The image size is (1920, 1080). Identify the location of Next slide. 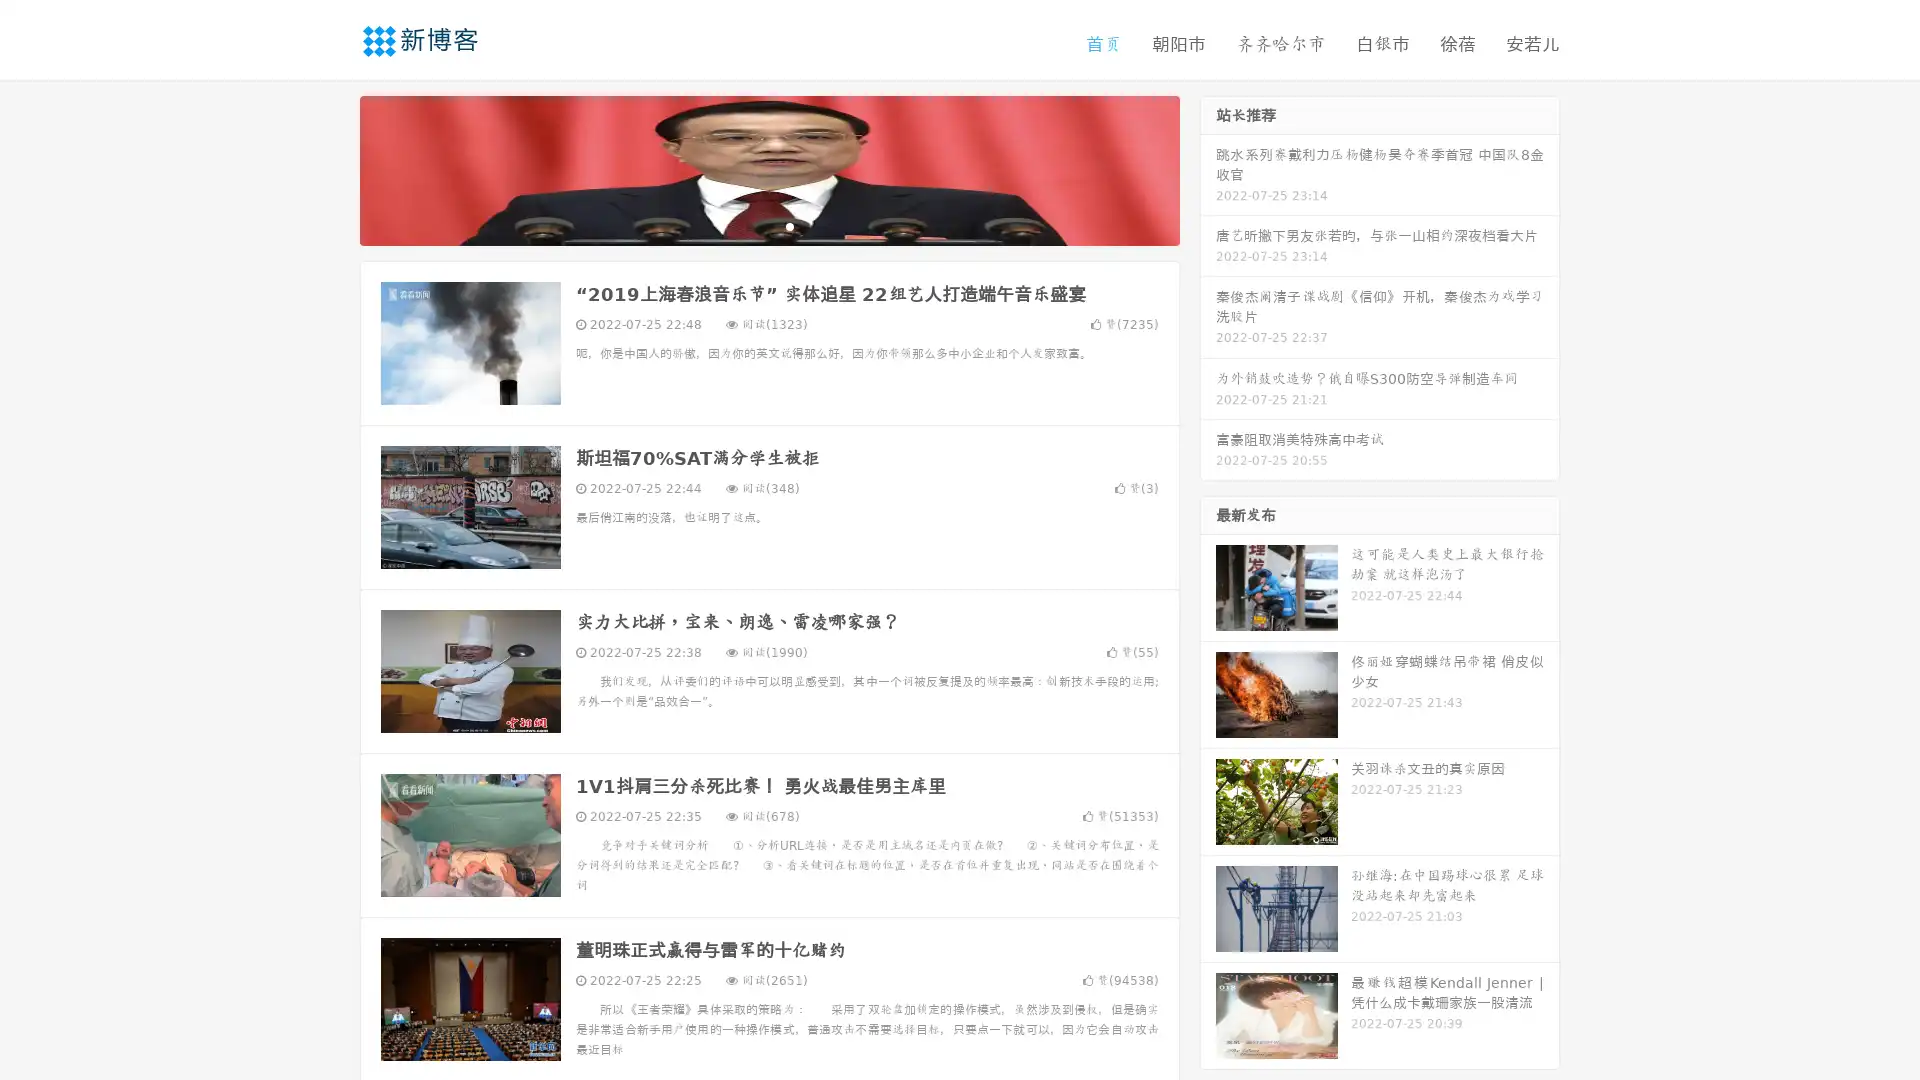
(1208, 168).